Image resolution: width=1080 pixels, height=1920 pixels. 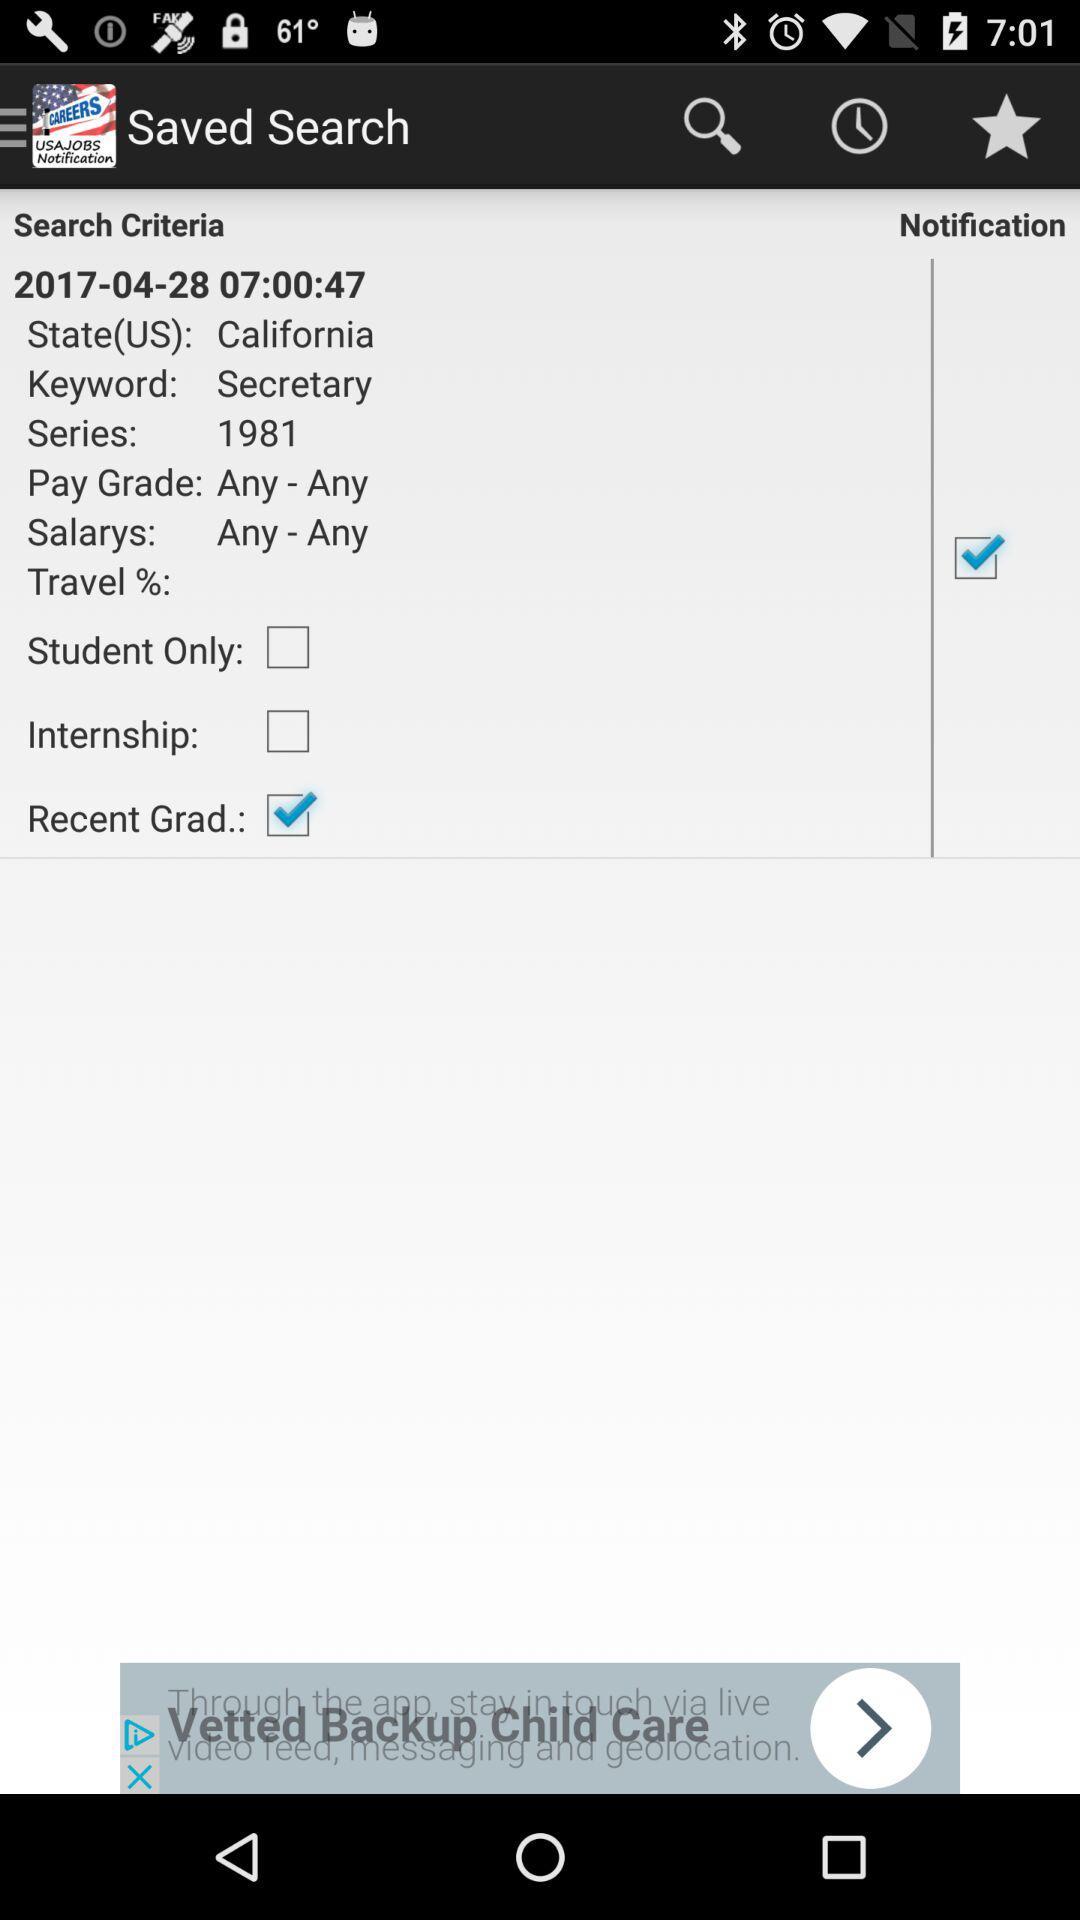 I want to click on the item next to the california icon, so click(x=932, y=557).